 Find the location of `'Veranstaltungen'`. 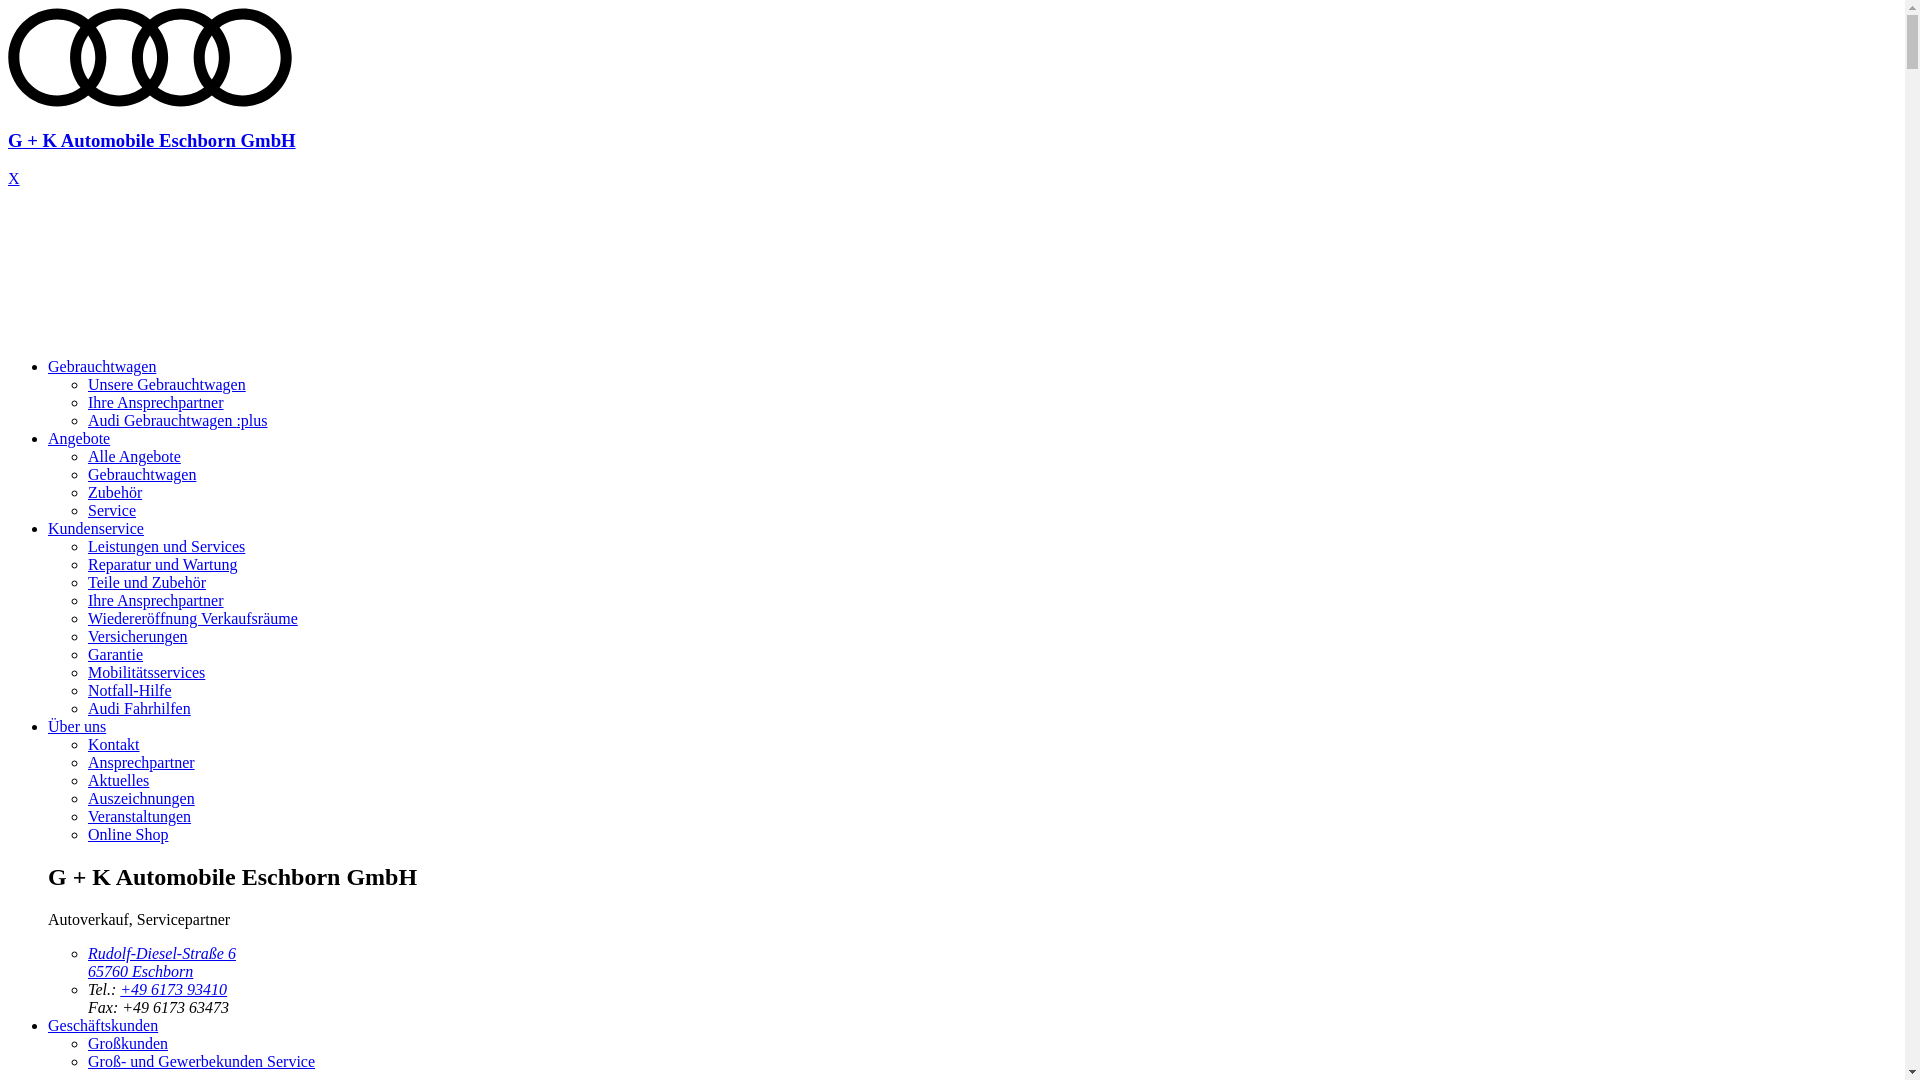

'Veranstaltungen' is located at coordinates (138, 816).